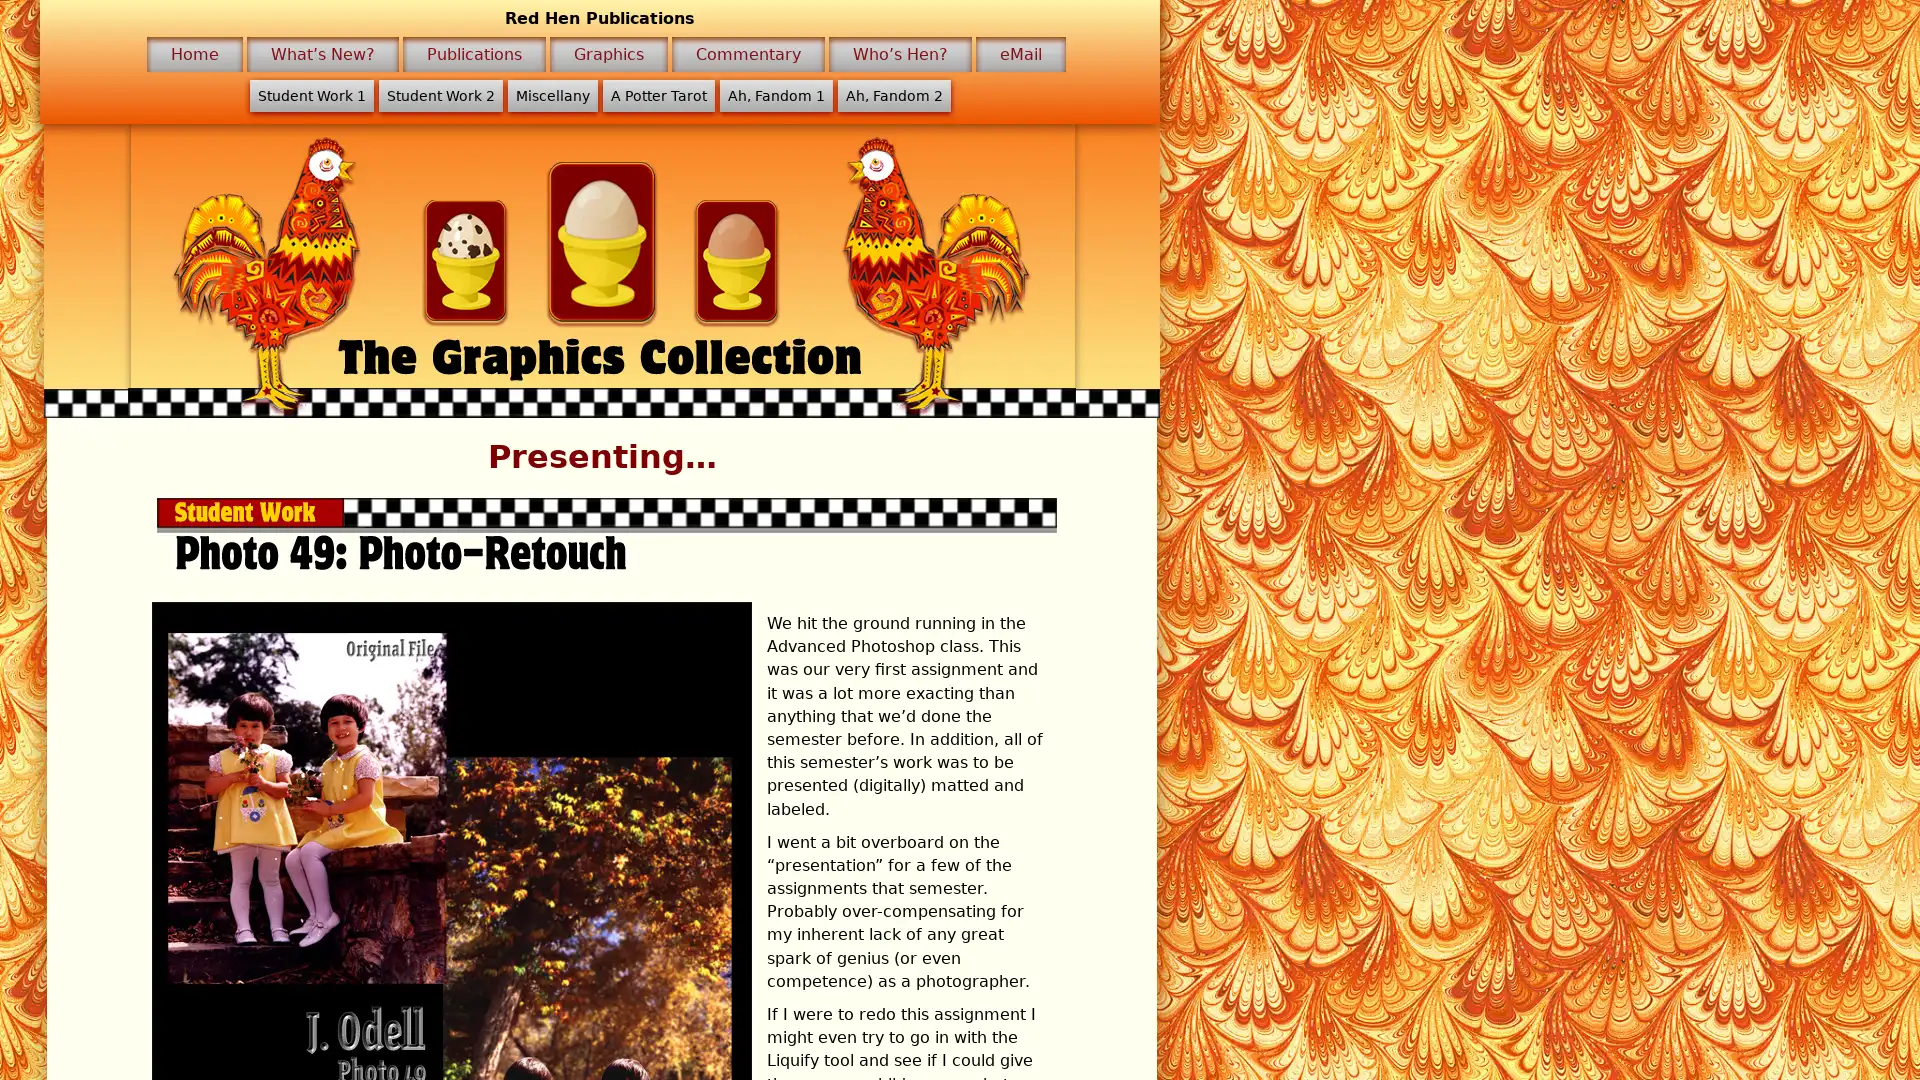  What do you see at coordinates (310, 96) in the screenshot?
I see `Student Work 1` at bounding box center [310, 96].